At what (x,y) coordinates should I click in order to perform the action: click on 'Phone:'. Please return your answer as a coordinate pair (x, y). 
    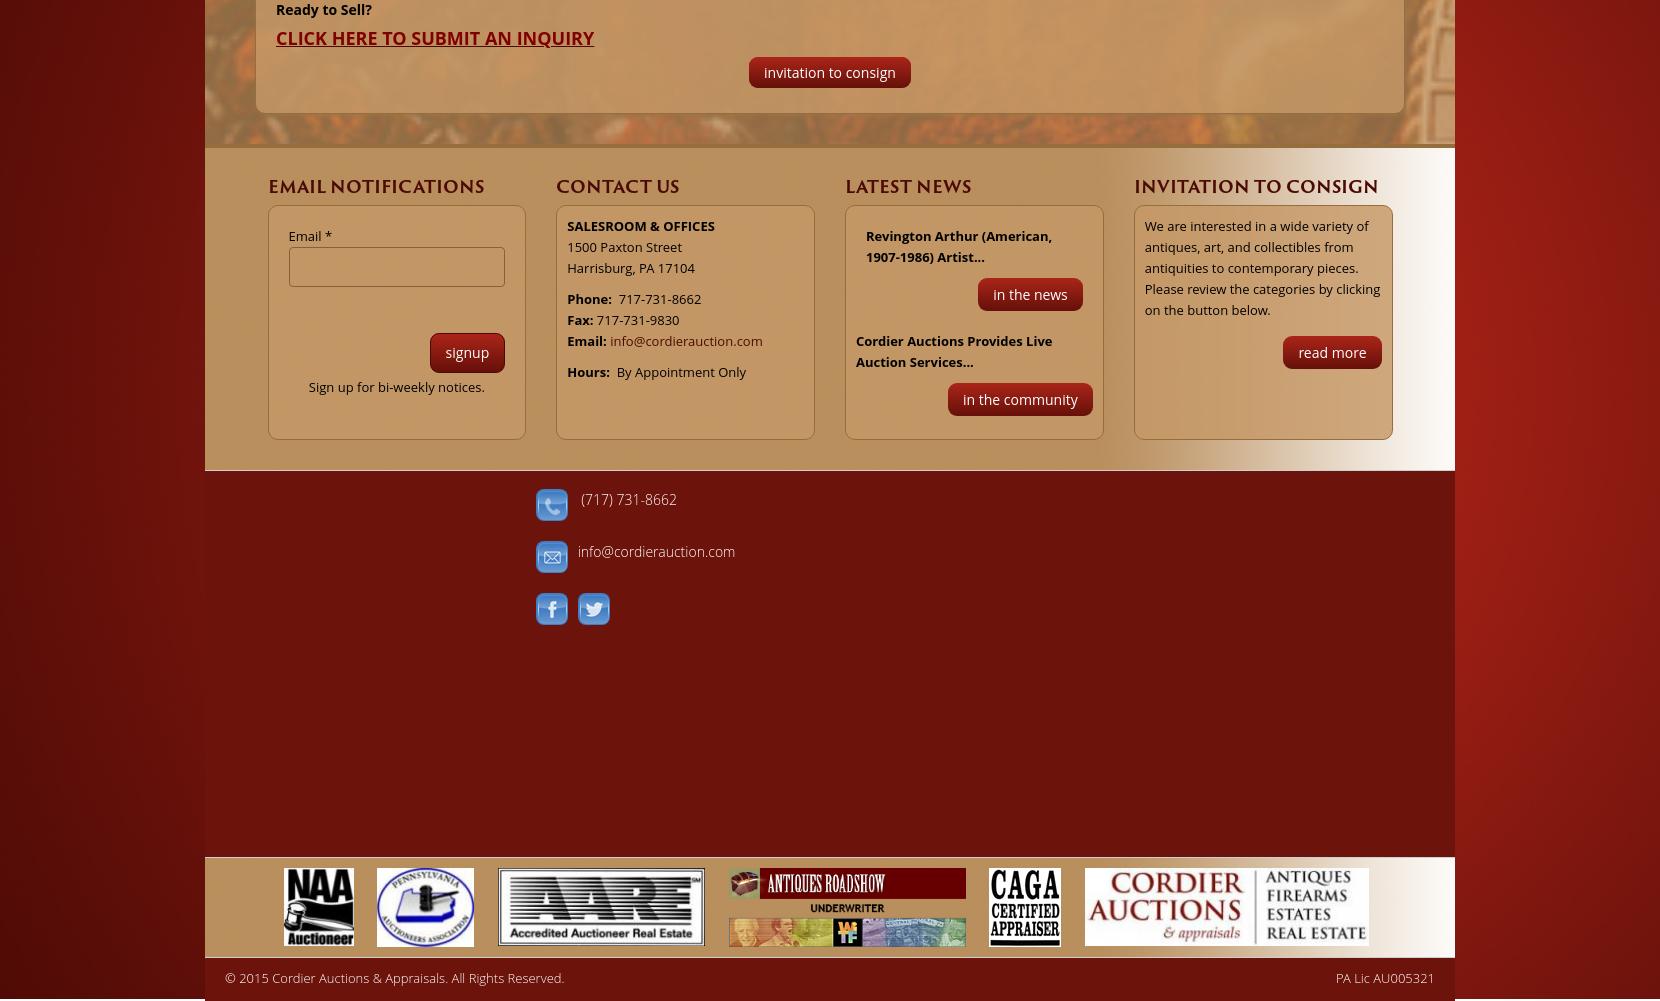
    Looking at the image, I should click on (590, 297).